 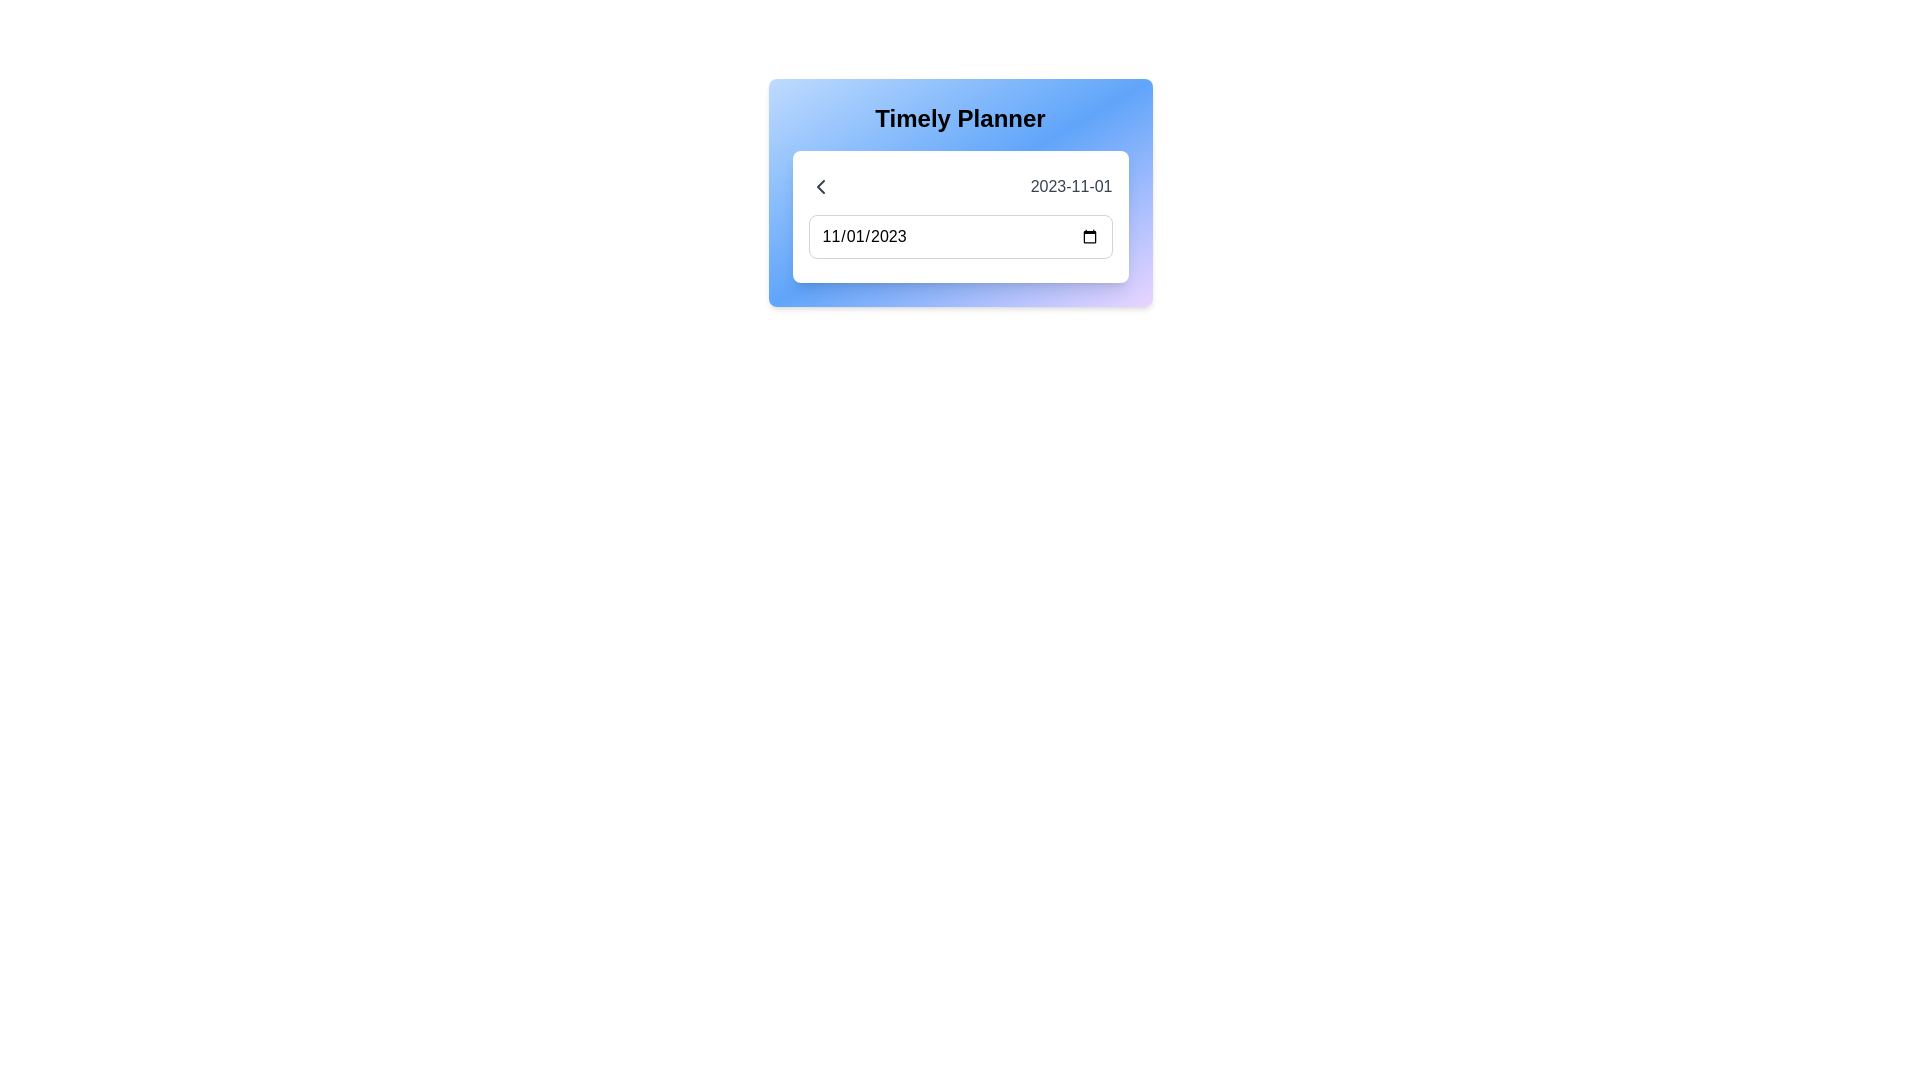 I want to click on the 'Timely Planner' title text label, which is centrally aligned at the top of a rectangular card with a gradient blue-to-purple background, so click(x=960, y=119).